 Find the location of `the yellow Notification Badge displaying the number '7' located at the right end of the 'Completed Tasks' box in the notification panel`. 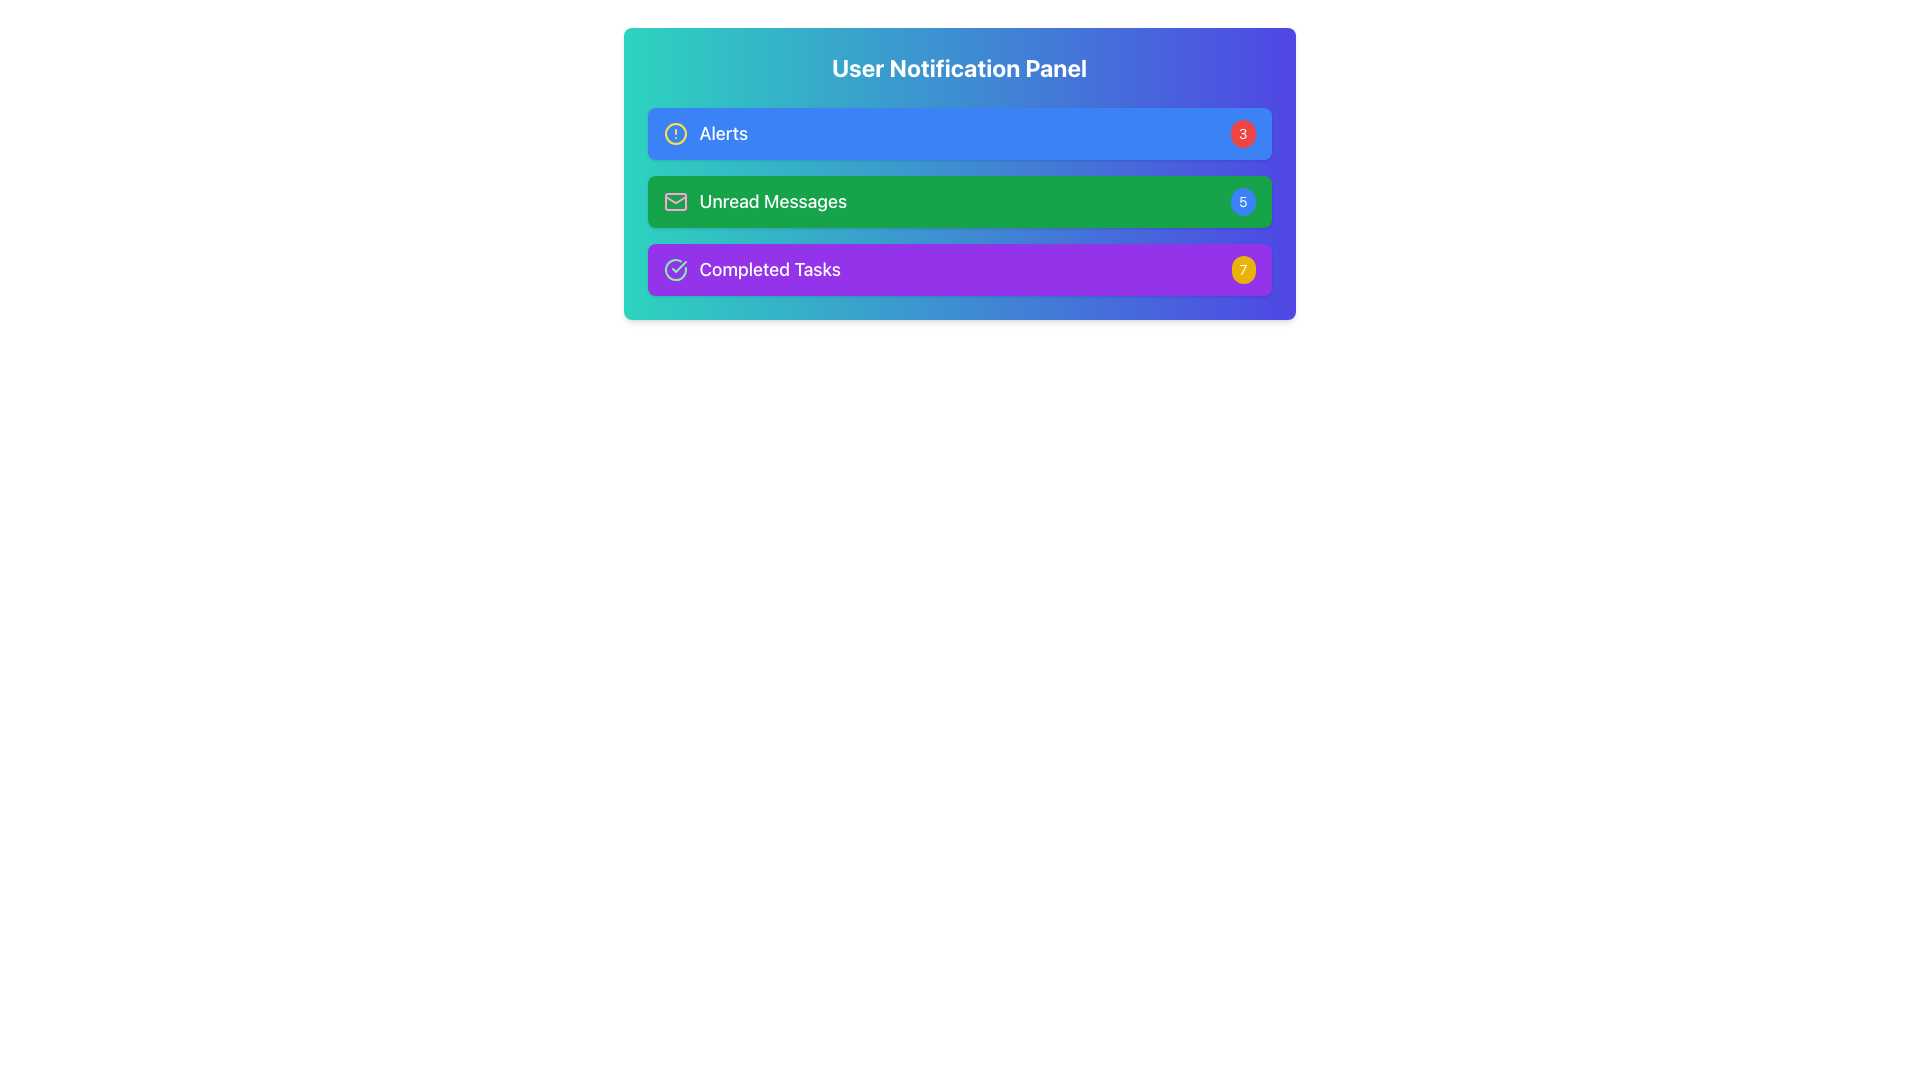

the yellow Notification Badge displaying the number '7' located at the right end of the 'Completed Tasks' box in the notification panel is located at coordinates (1242, 270).